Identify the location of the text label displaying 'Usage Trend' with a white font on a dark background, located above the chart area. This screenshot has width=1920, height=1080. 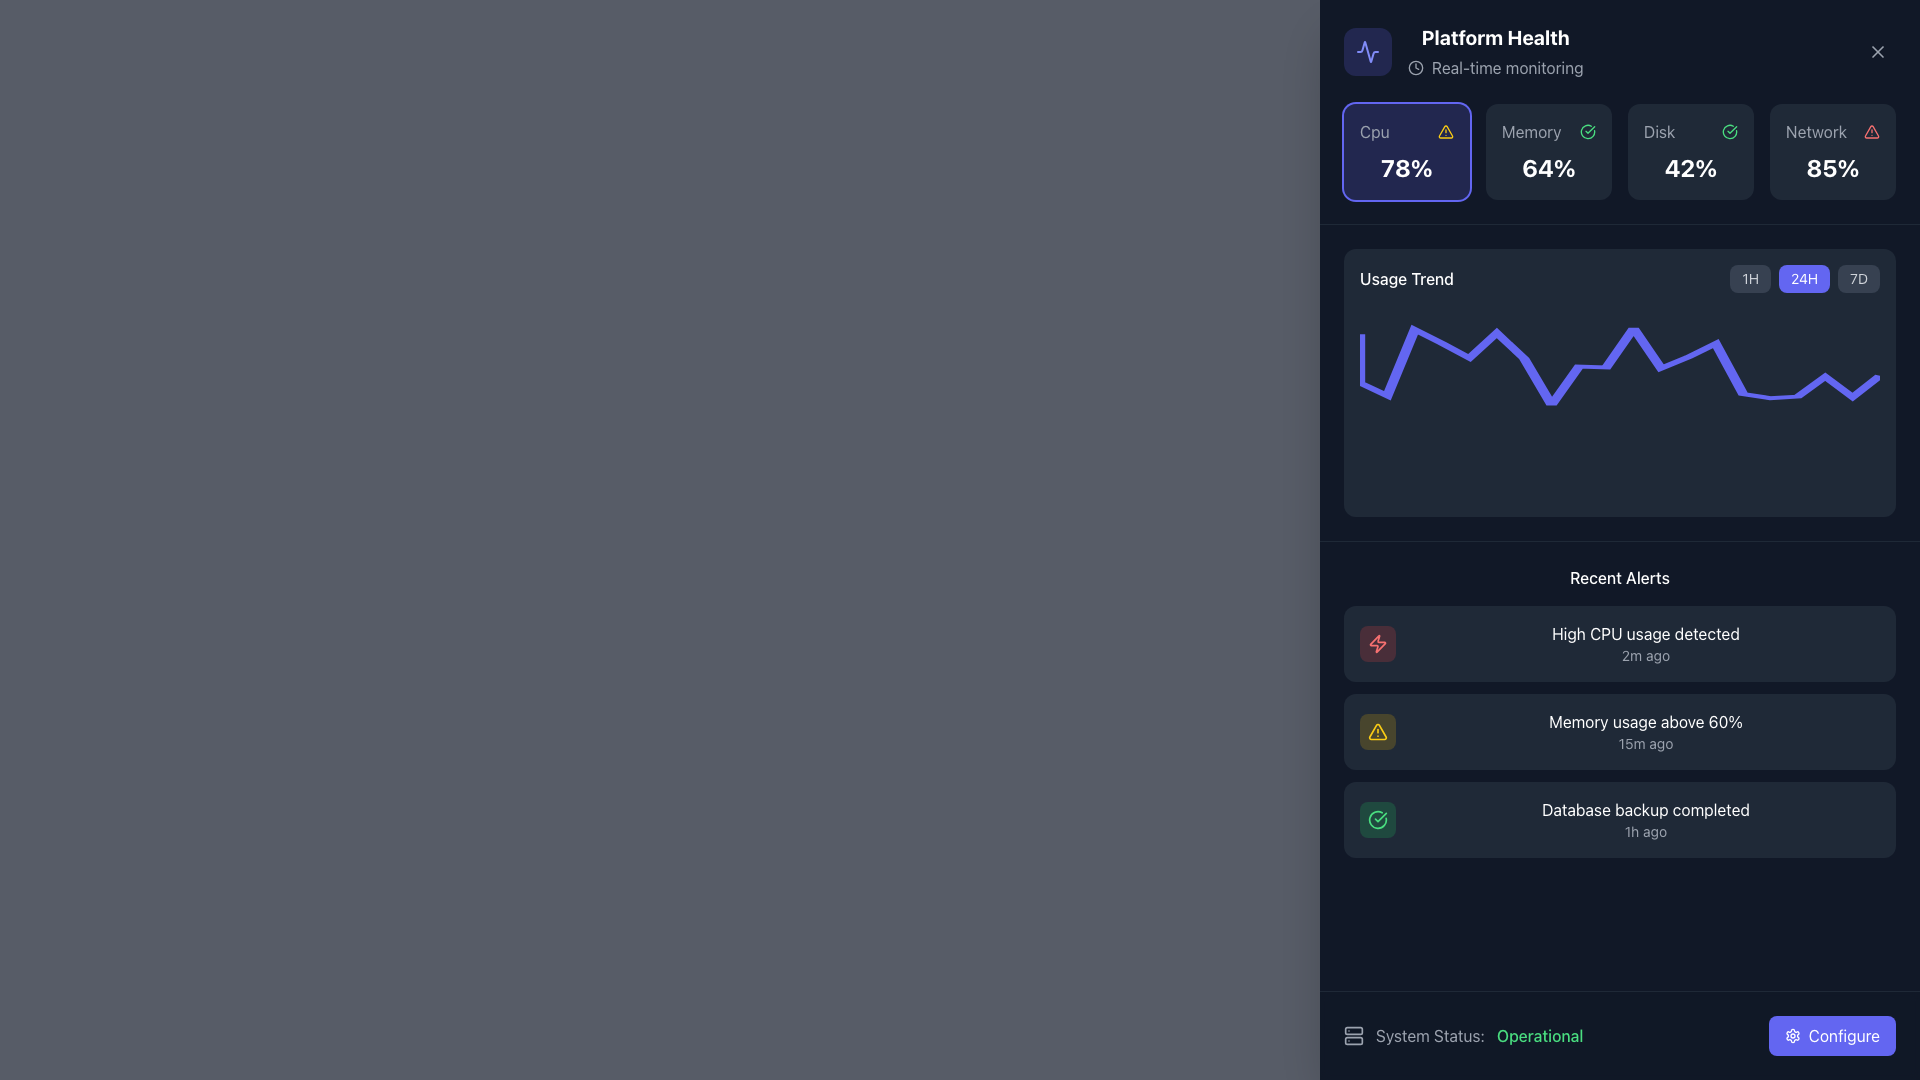
(1405, 278).